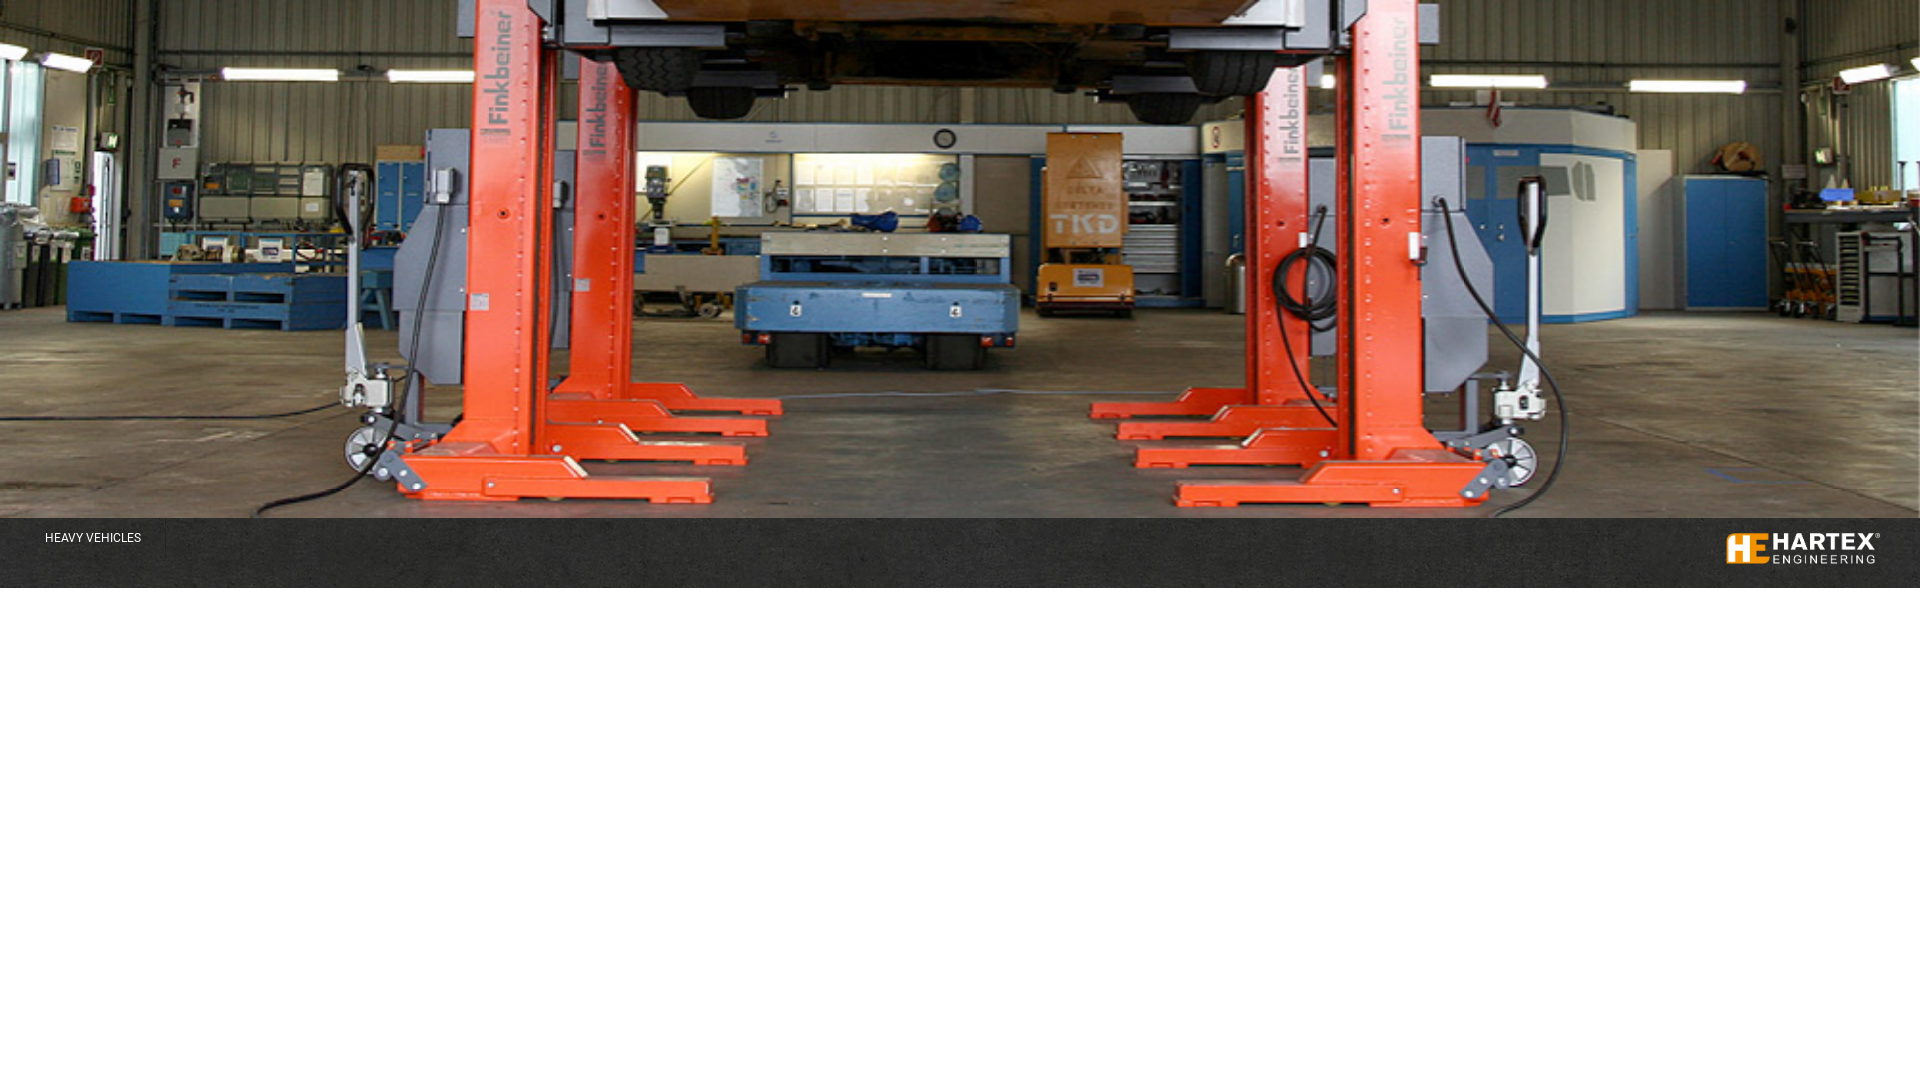  What do you see at coordinates (91, 536) in the screenshot?
I see `'HEAVY VEHICLES'` at bounding box center [91, 536].